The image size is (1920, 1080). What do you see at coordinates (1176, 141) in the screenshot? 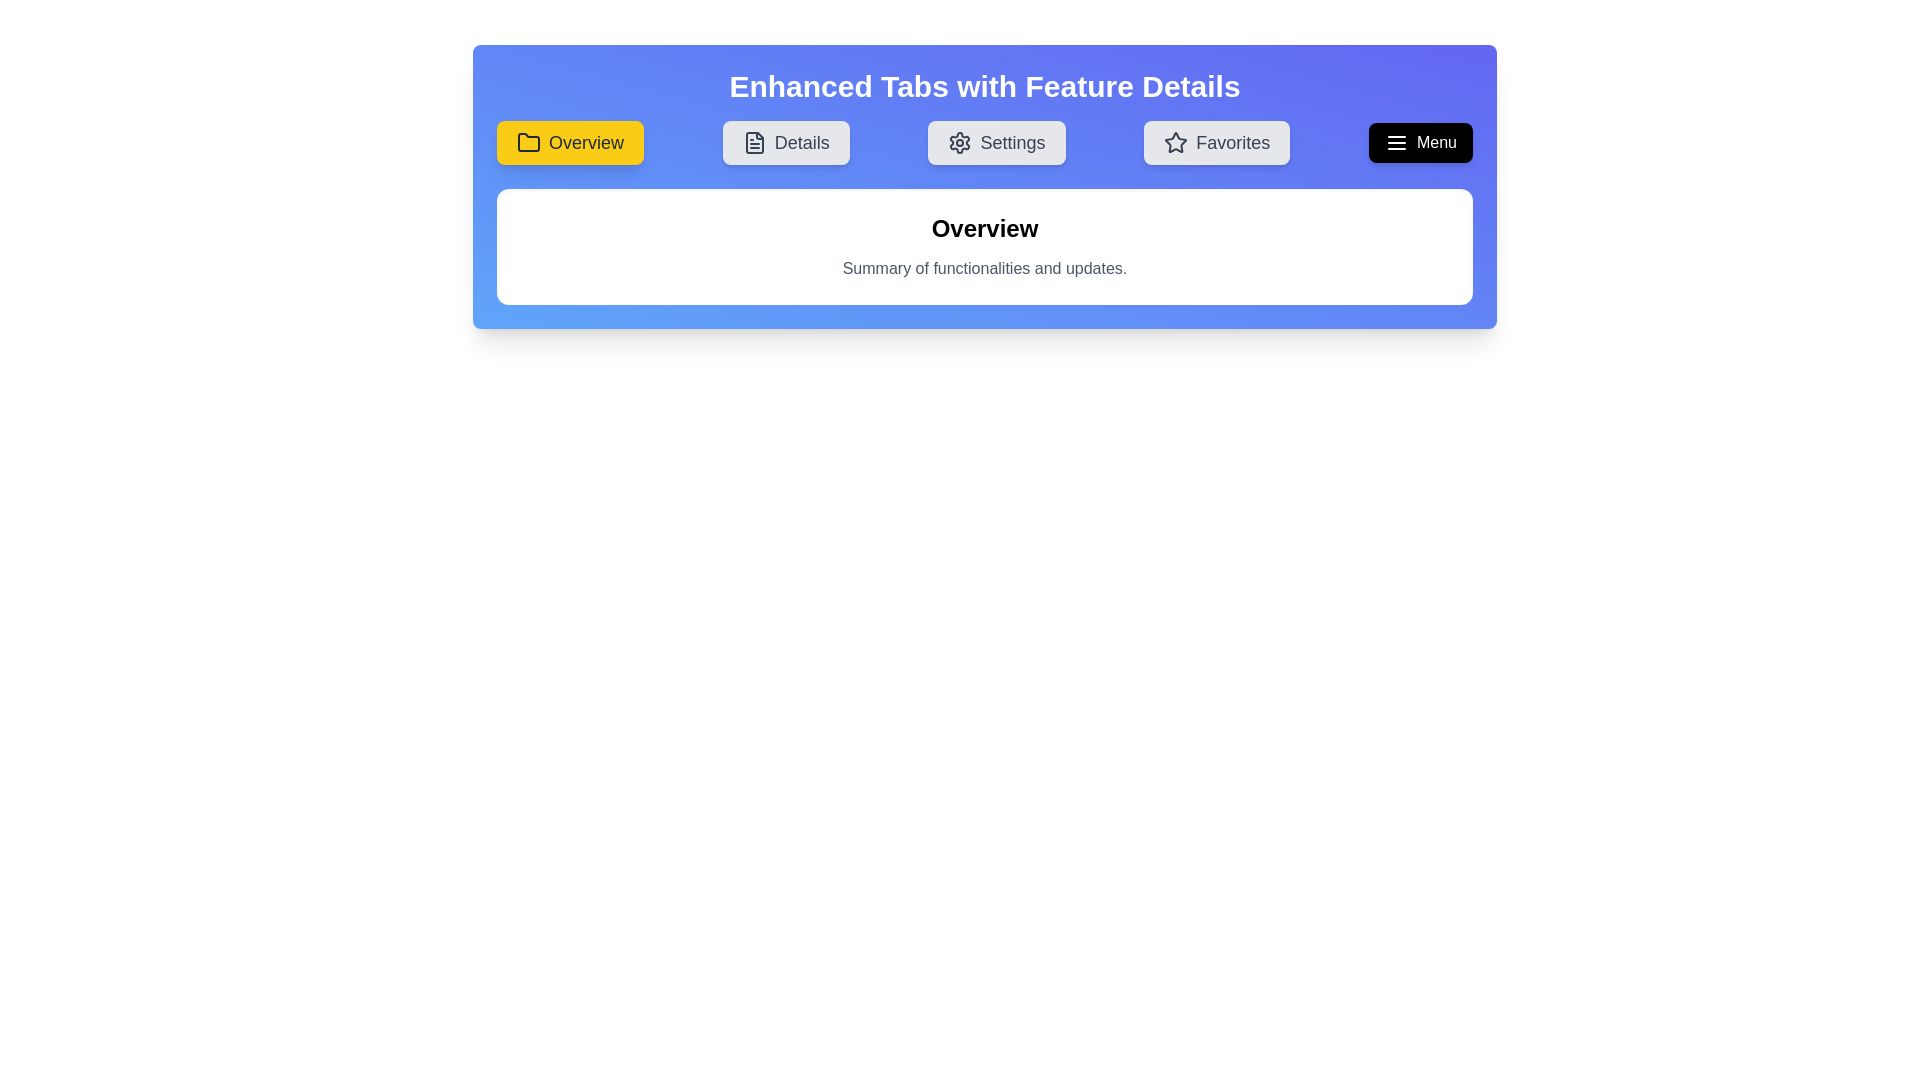
I see `the 'Favorites' tab icon located in the top navigation bar, slightly to the right of the 'Settings' button` at bounding box center [1176, 141].